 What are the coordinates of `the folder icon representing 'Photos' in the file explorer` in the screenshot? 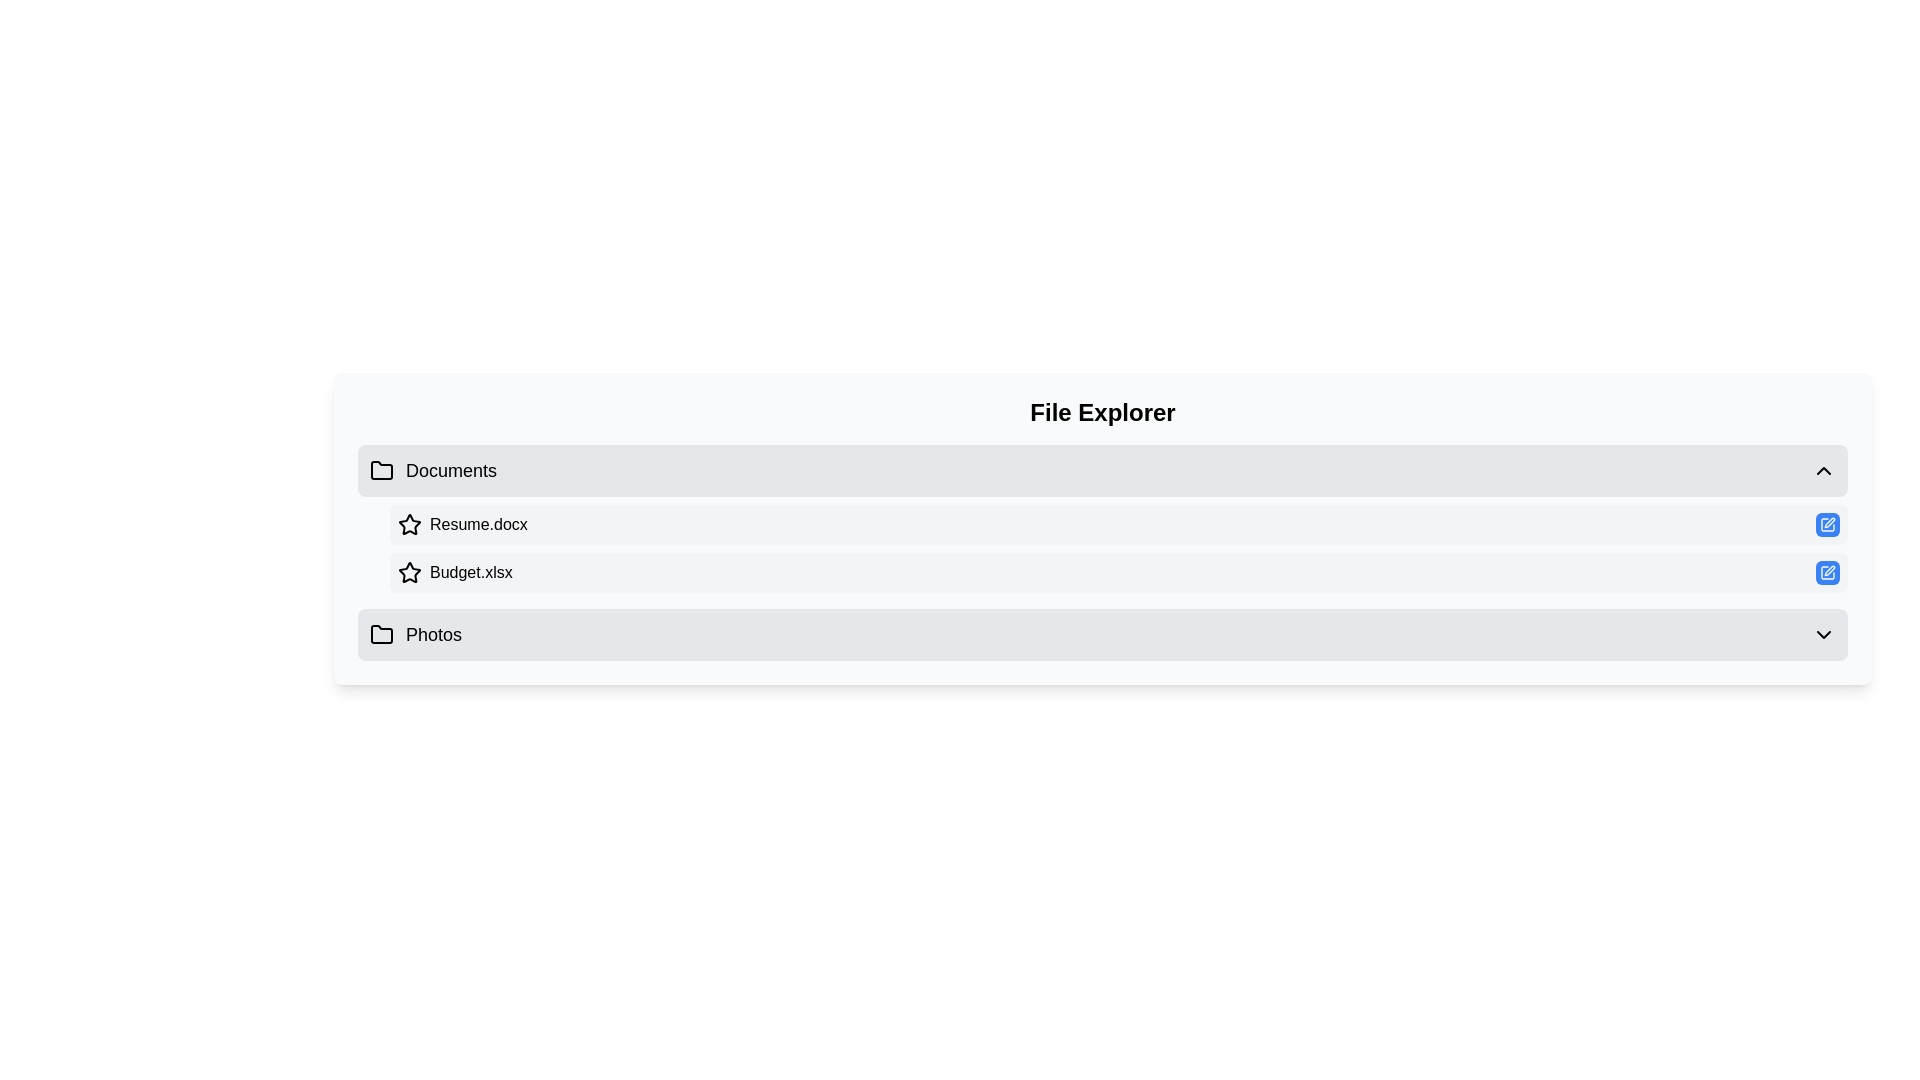 It's located at (382, 634).